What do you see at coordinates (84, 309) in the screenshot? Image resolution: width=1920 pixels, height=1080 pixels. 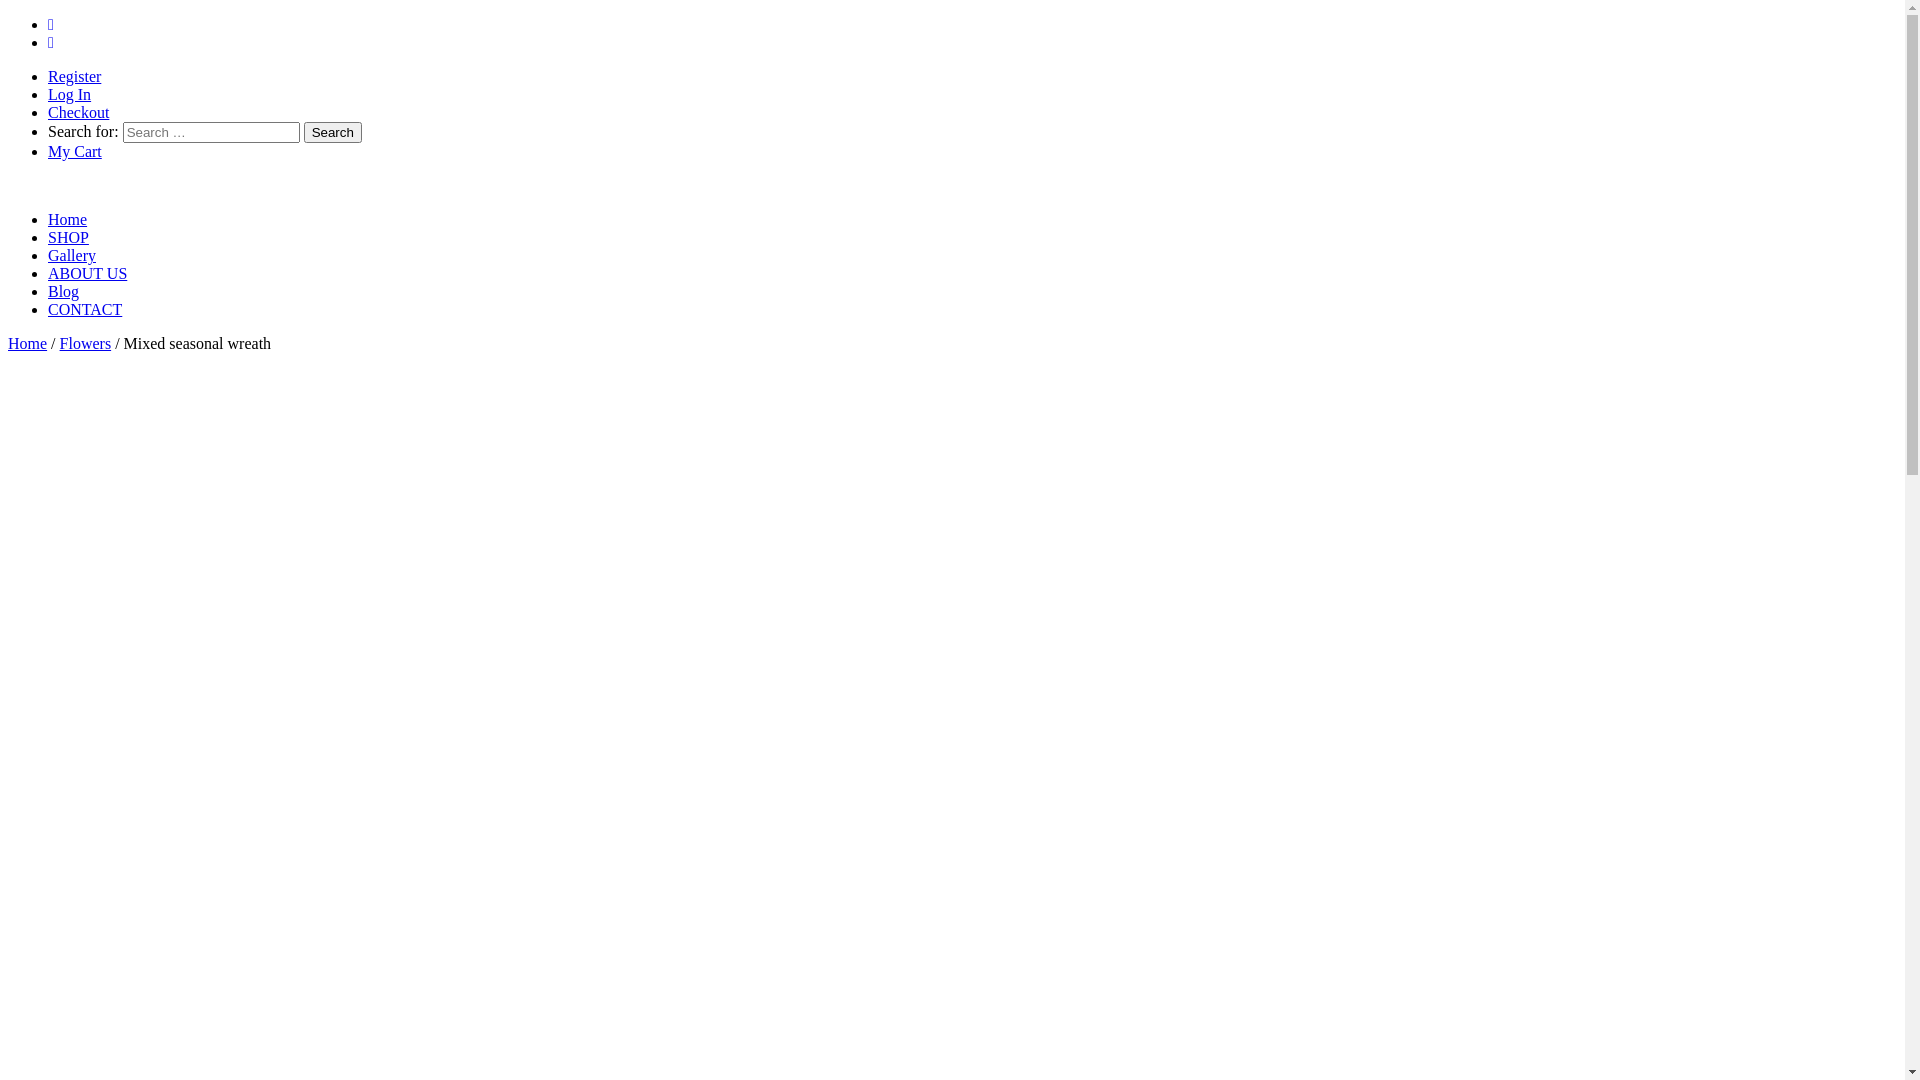 I see `'CONTACT'` at bounding box center [84, 309].